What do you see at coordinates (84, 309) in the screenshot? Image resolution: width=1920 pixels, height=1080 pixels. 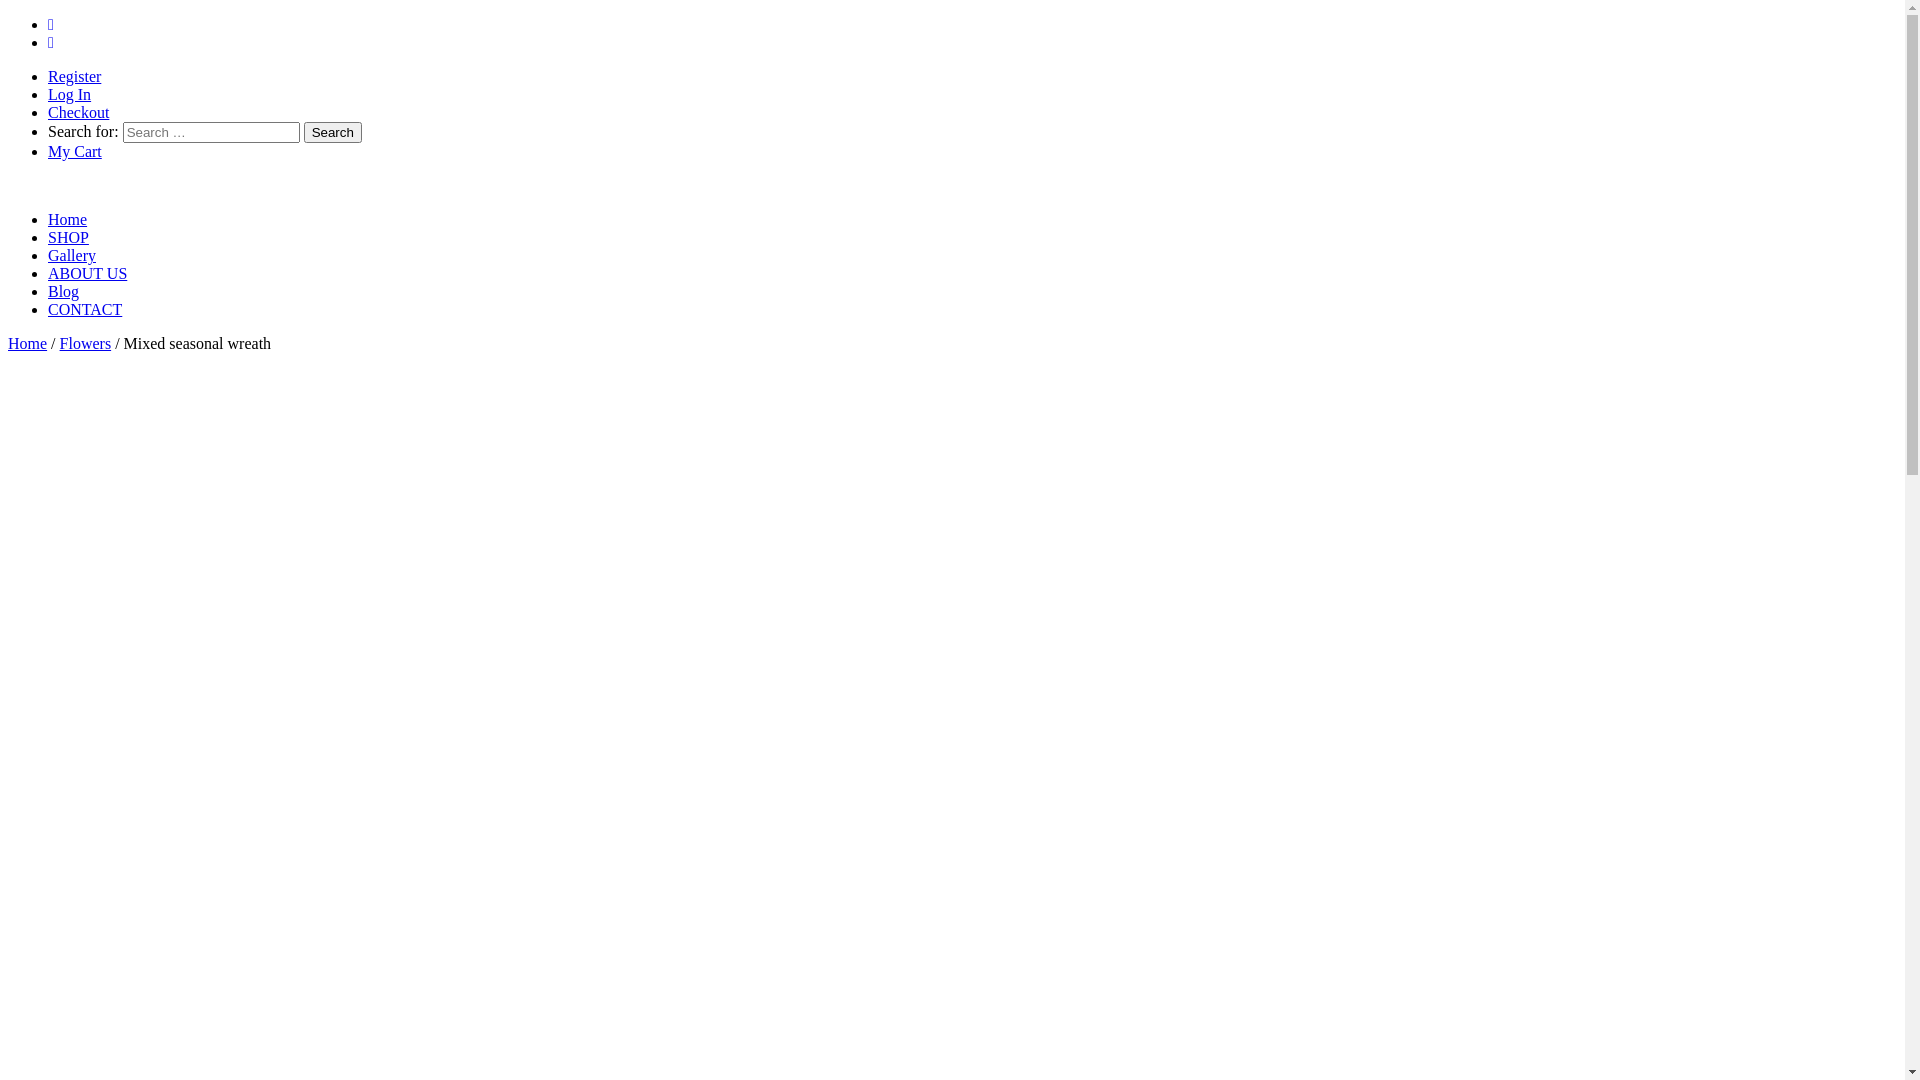 I see `'CONTACT'` at bounding box center [84, 309].